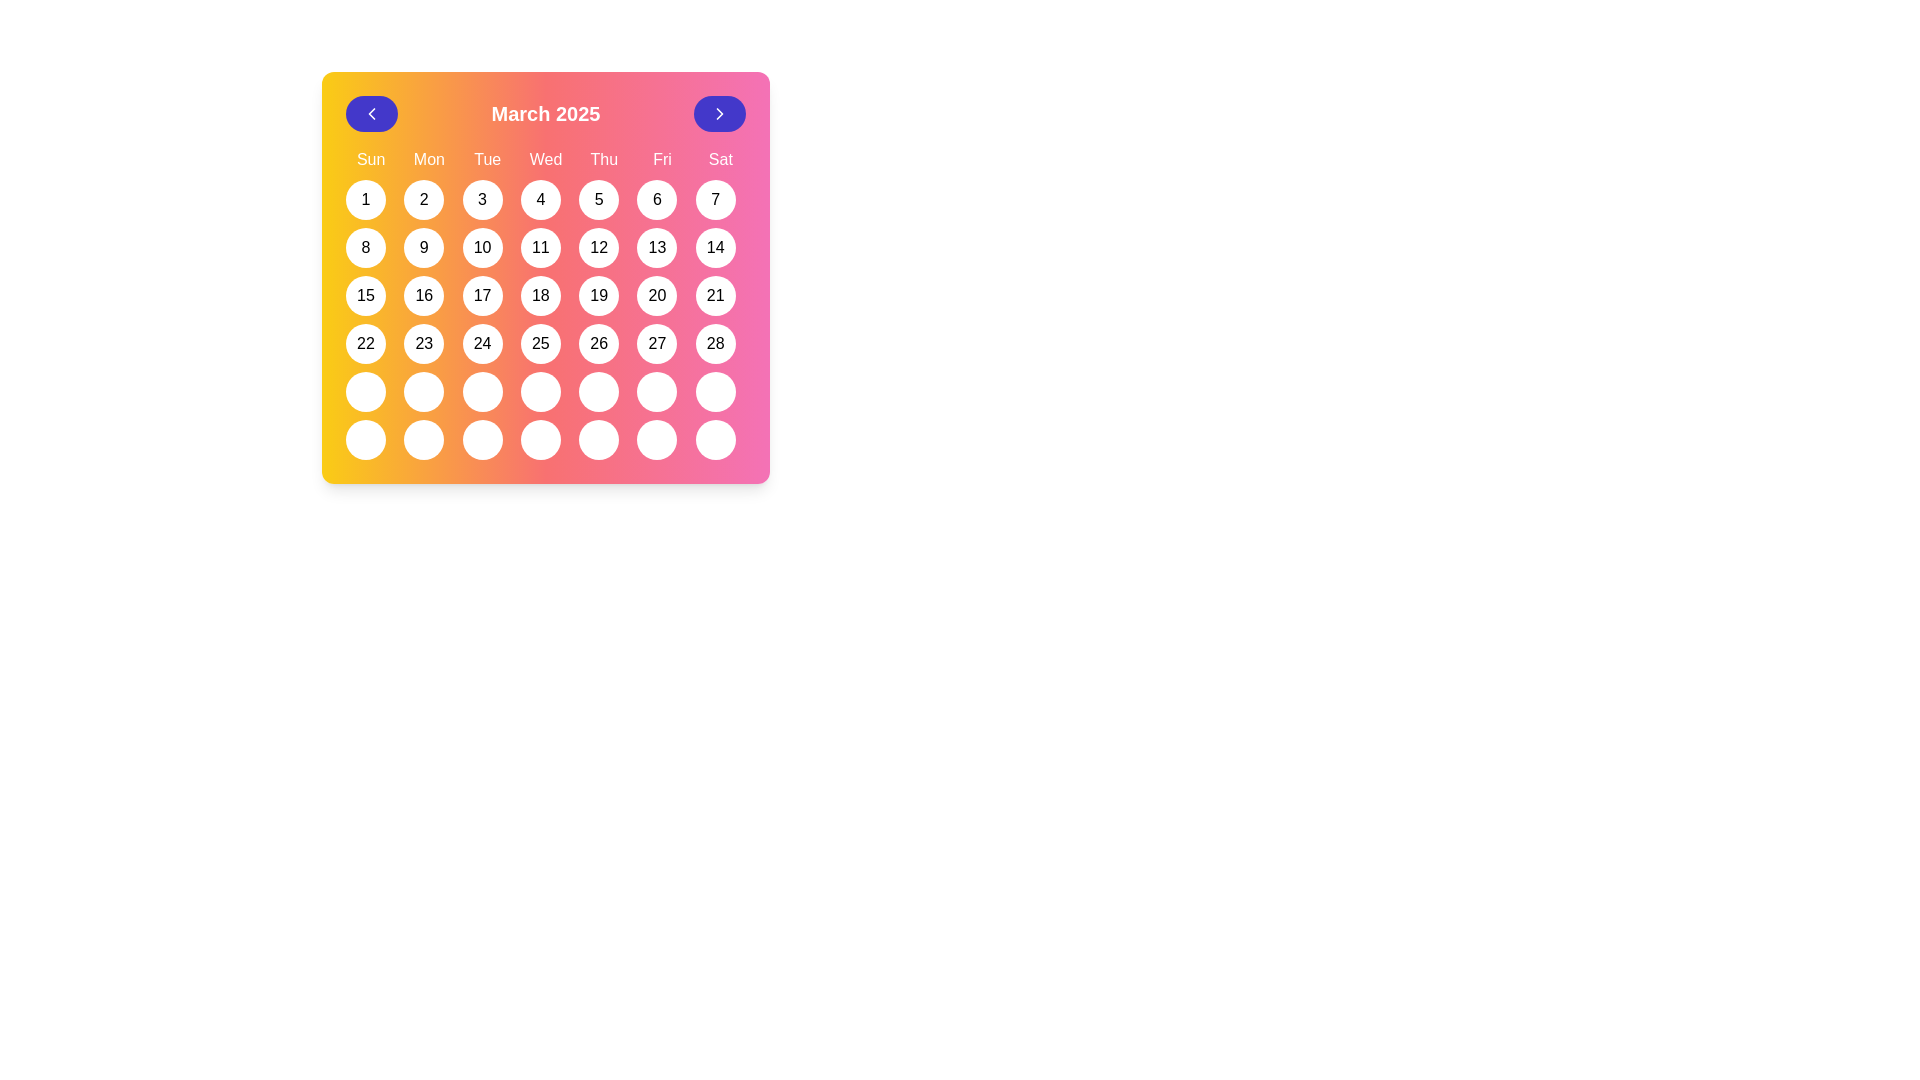  I want to click on the first date button representing the date '1' of March 2025, located under 'Sun' in the calendar grid layout, so click(365, 200).